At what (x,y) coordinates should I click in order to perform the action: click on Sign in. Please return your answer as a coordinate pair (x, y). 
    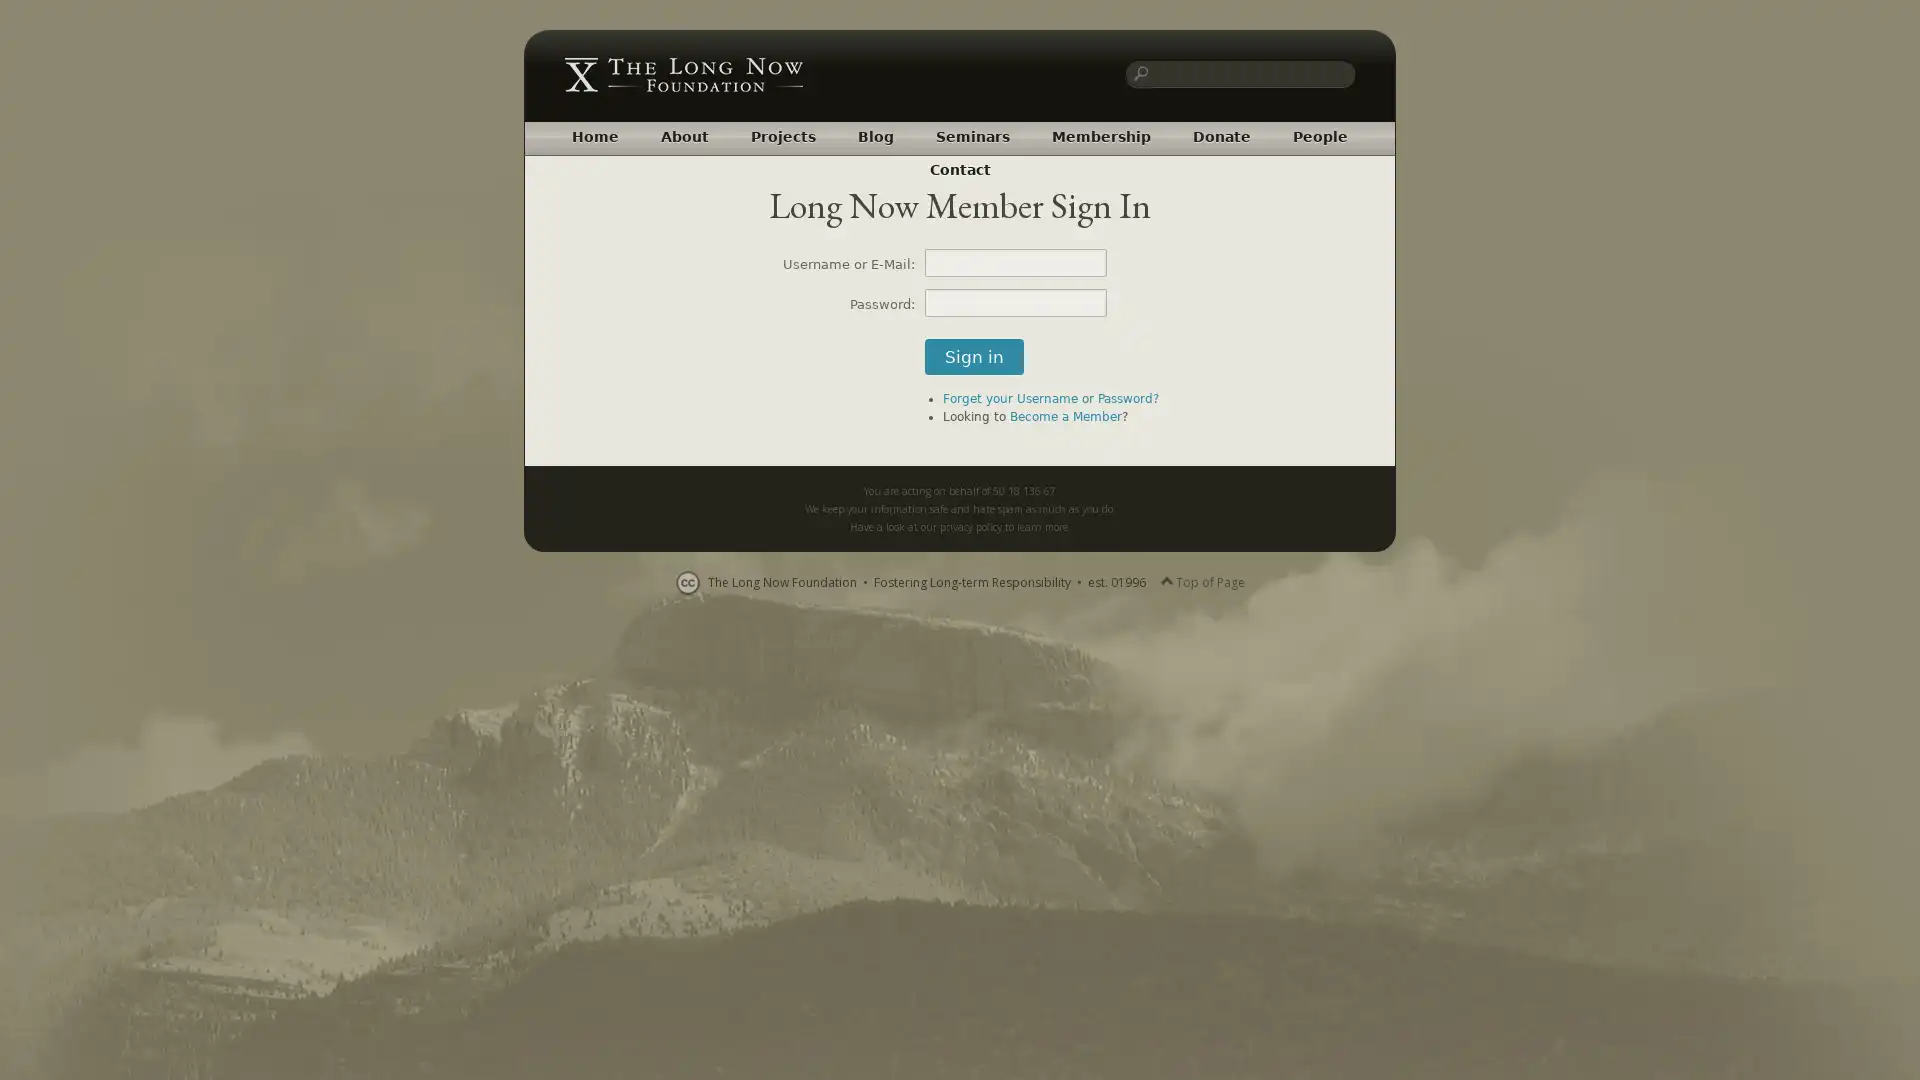
    Looking at the image, I should click on (974, 356).